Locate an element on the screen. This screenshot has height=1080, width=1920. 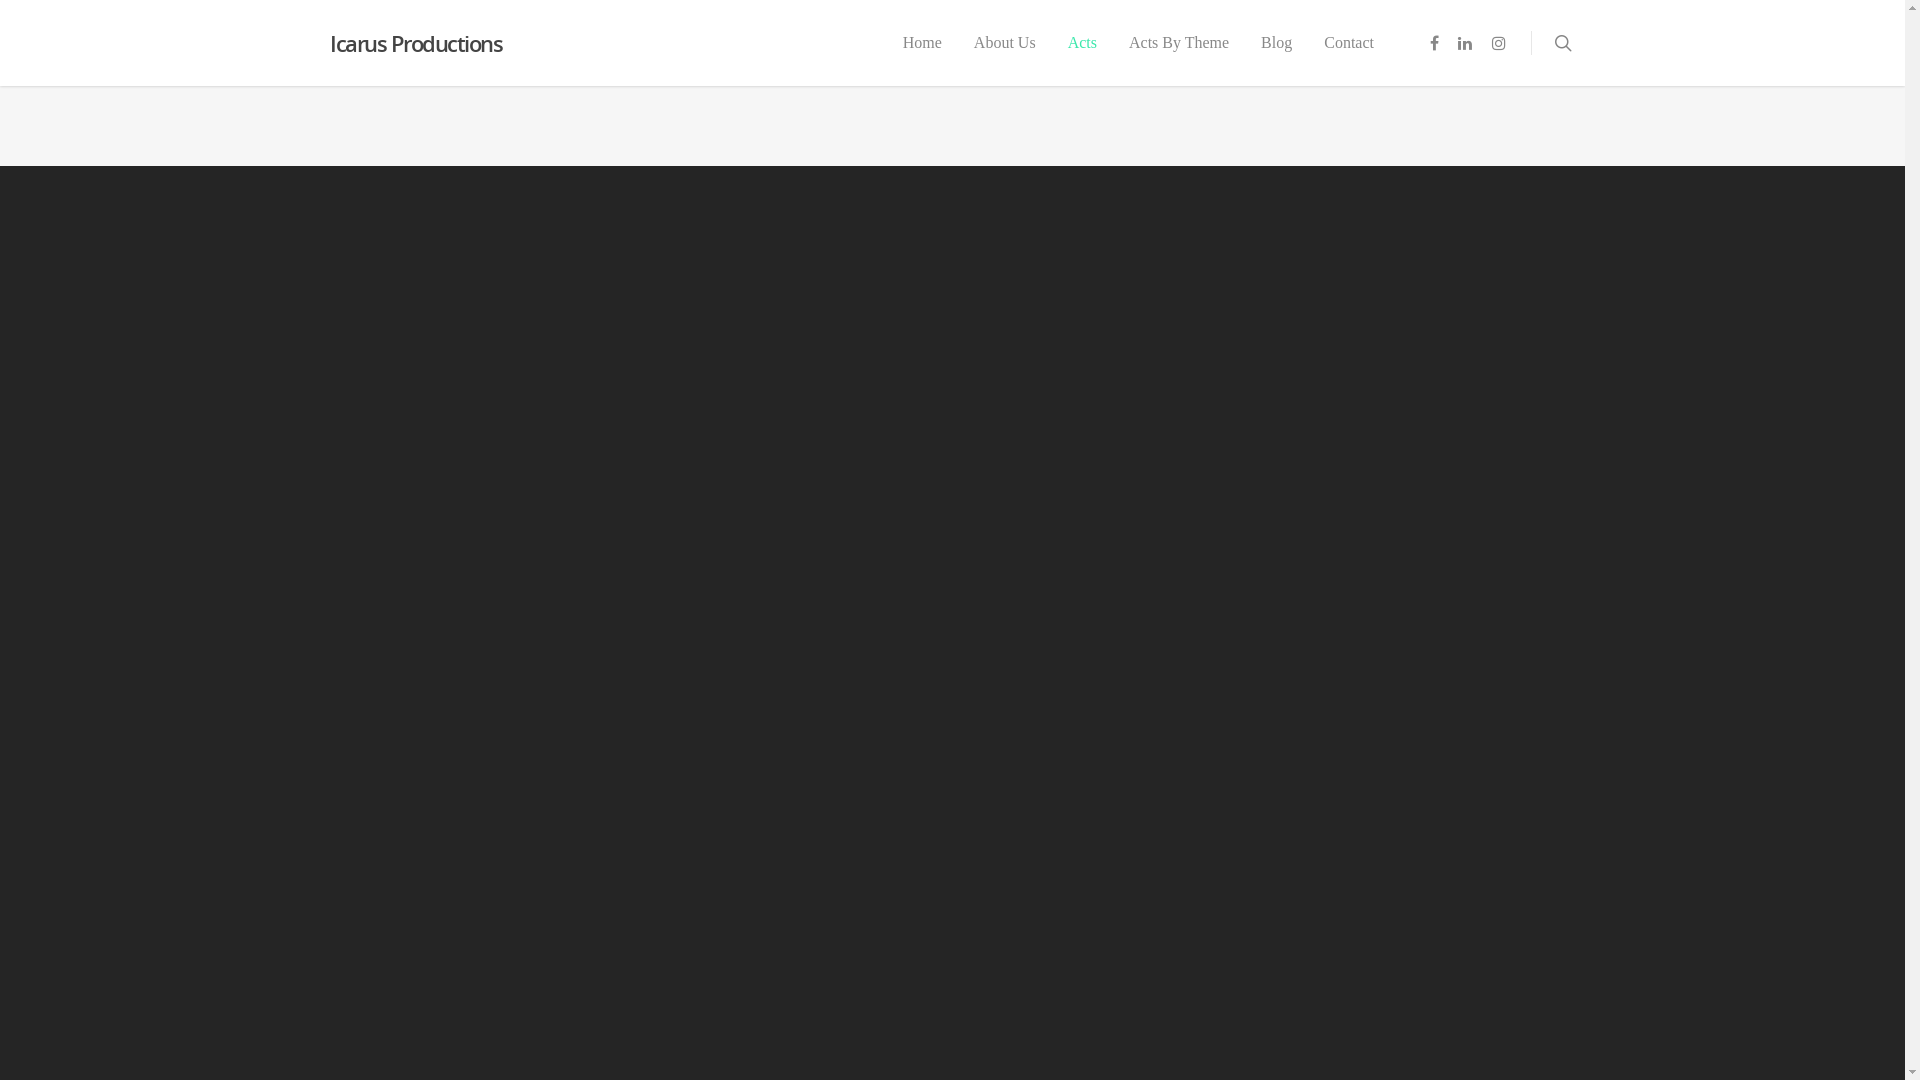
'Blog' is located at coordinates (1245, 56).